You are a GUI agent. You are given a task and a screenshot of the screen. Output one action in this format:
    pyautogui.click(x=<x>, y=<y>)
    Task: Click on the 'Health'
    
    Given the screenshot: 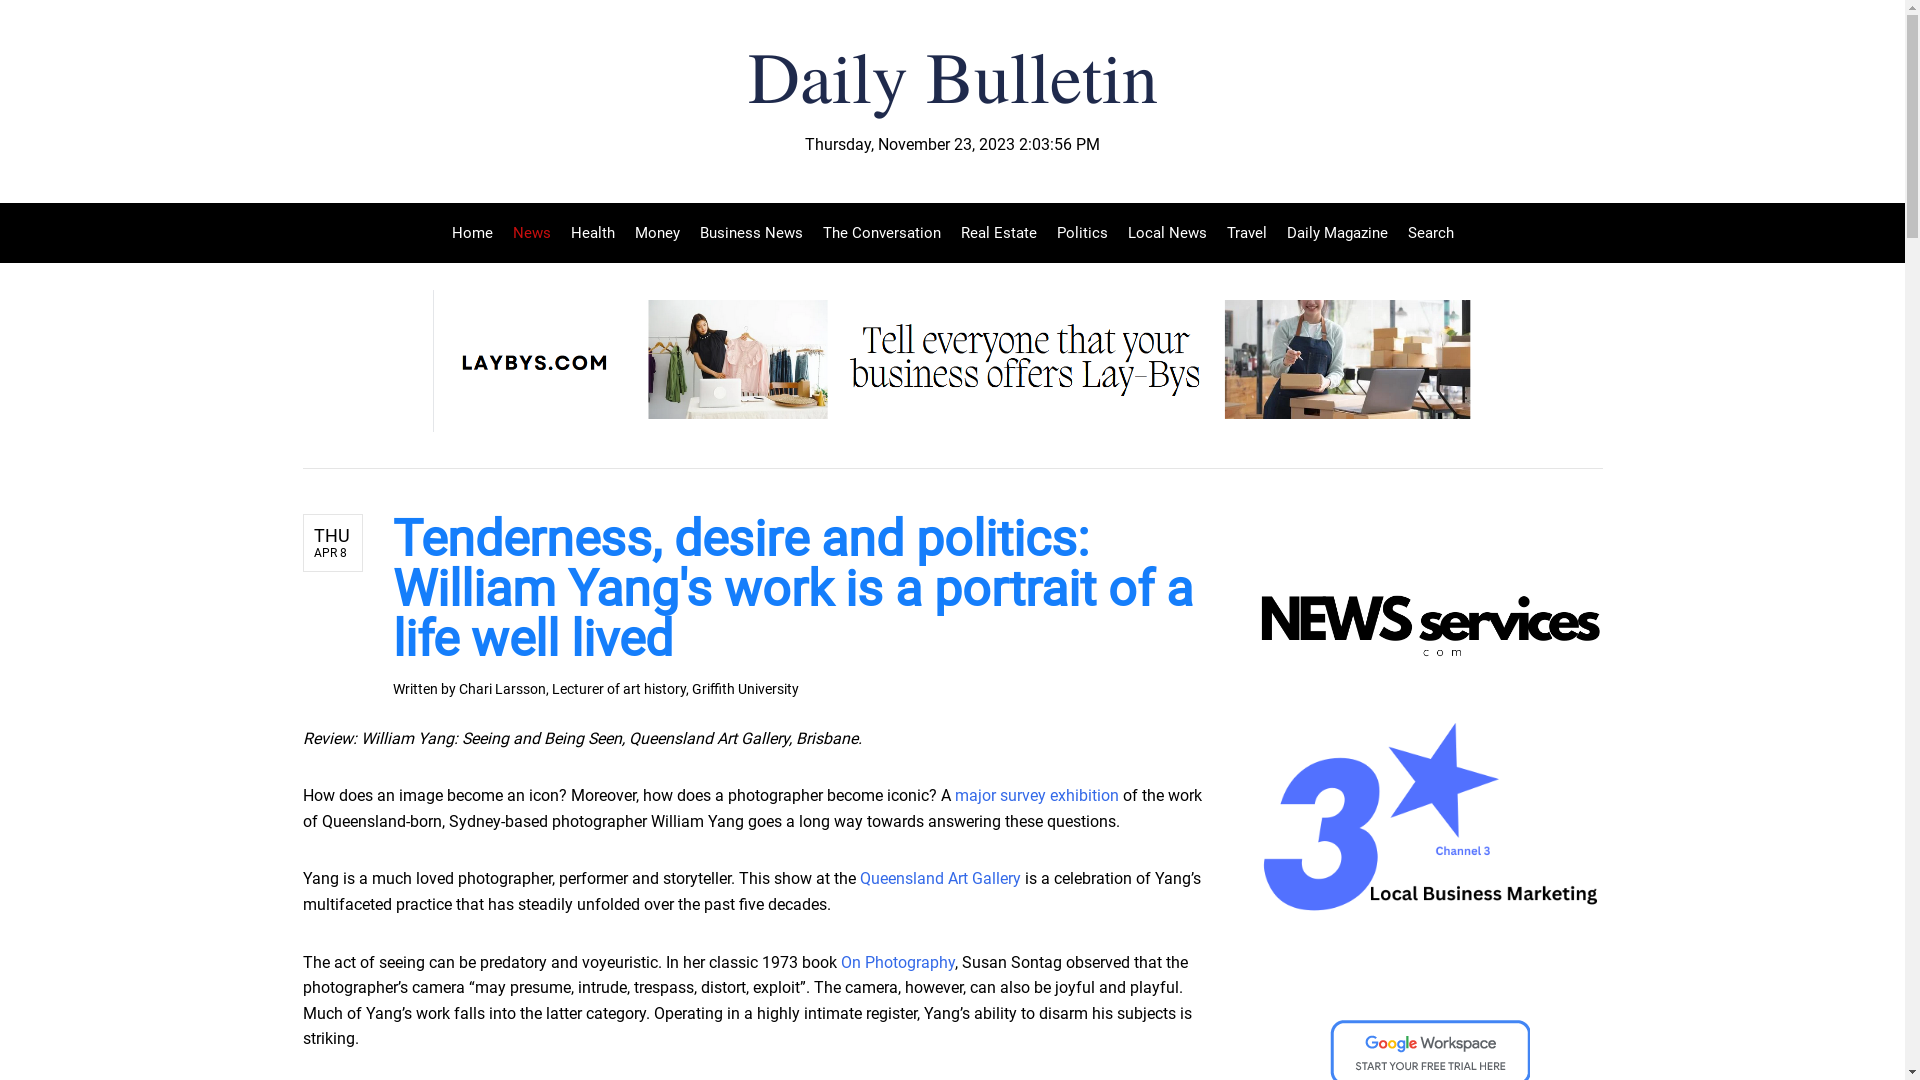 What is the action you would take?
    pyautogui.click(x=590, y=231)
    